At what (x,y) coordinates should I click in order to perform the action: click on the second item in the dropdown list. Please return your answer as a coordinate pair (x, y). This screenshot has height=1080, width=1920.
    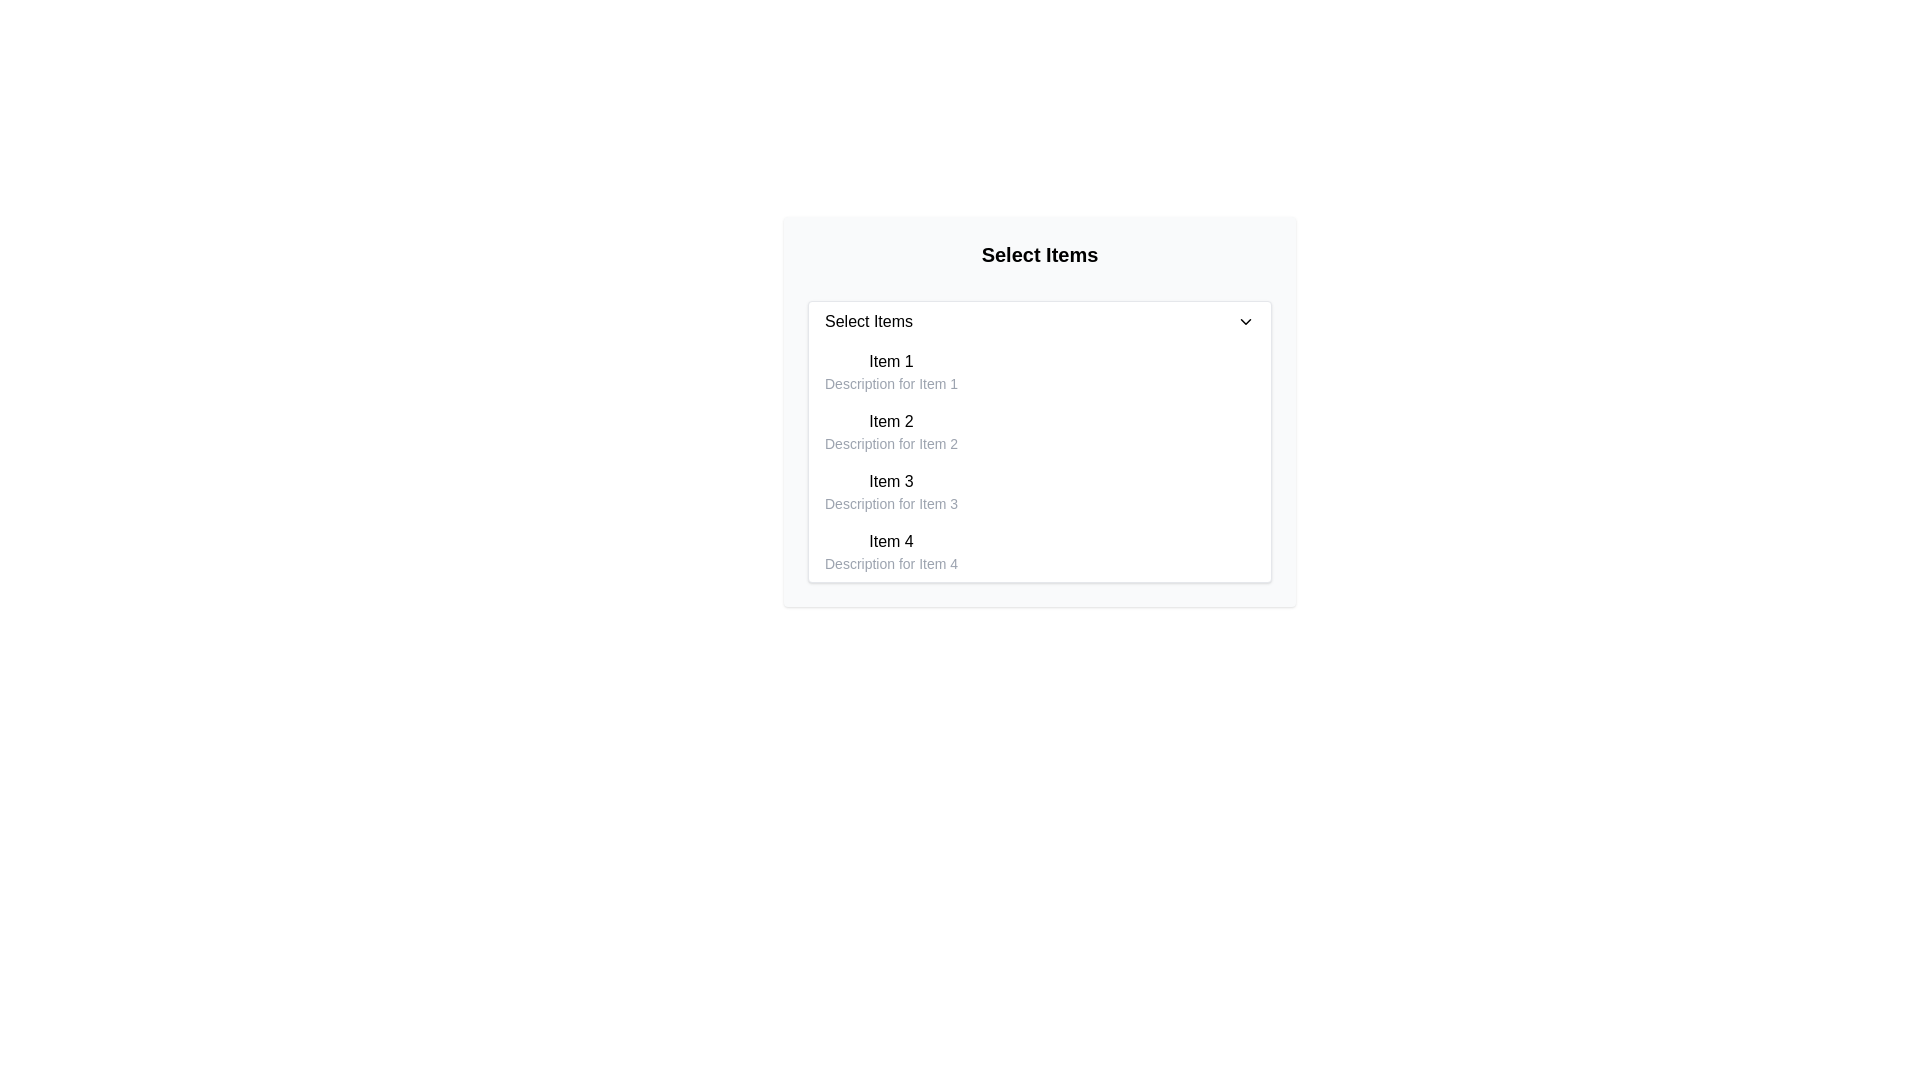
    Looking at the image, I should click on (1040, 431).